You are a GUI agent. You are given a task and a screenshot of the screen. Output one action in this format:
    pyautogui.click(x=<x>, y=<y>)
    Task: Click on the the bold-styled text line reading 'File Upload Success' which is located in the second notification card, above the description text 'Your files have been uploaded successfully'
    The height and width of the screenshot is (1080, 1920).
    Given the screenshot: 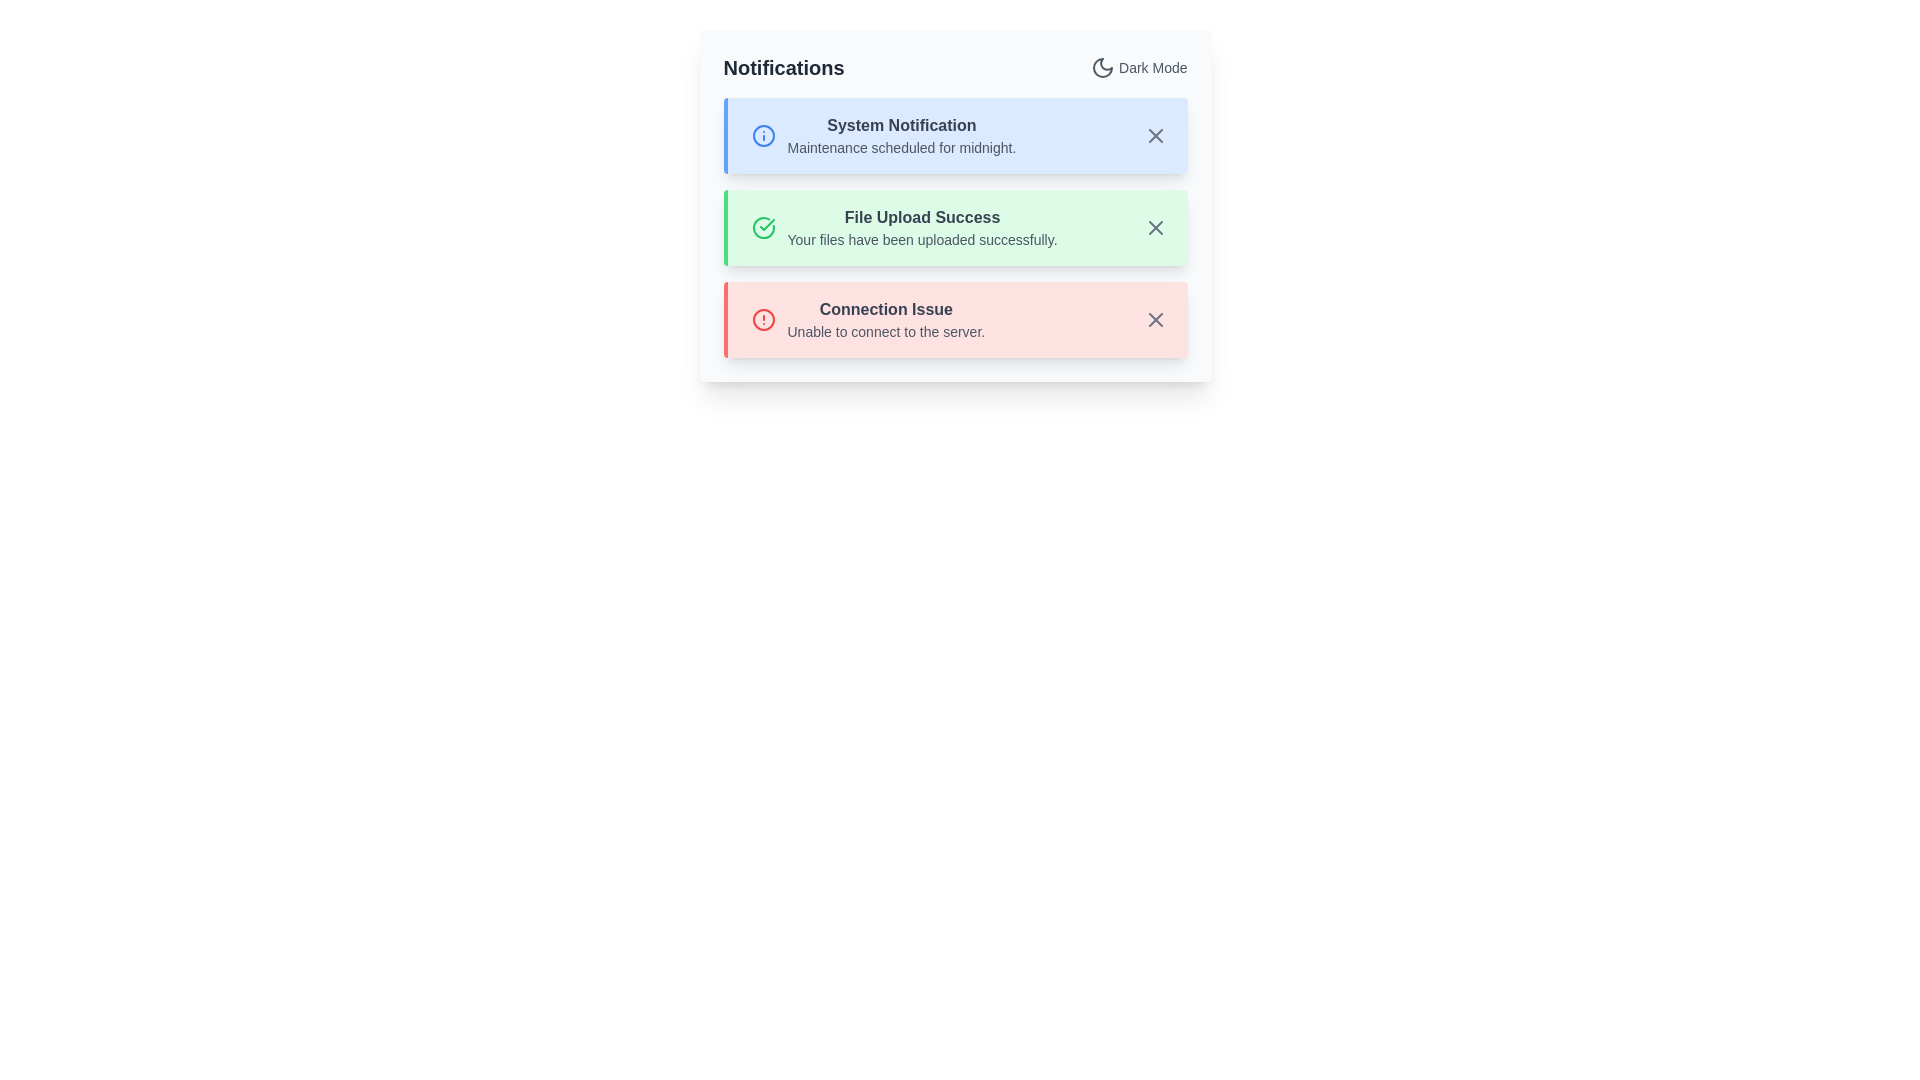 What is the action you would take?
    pyautogui.click(x=921, y=218)
    